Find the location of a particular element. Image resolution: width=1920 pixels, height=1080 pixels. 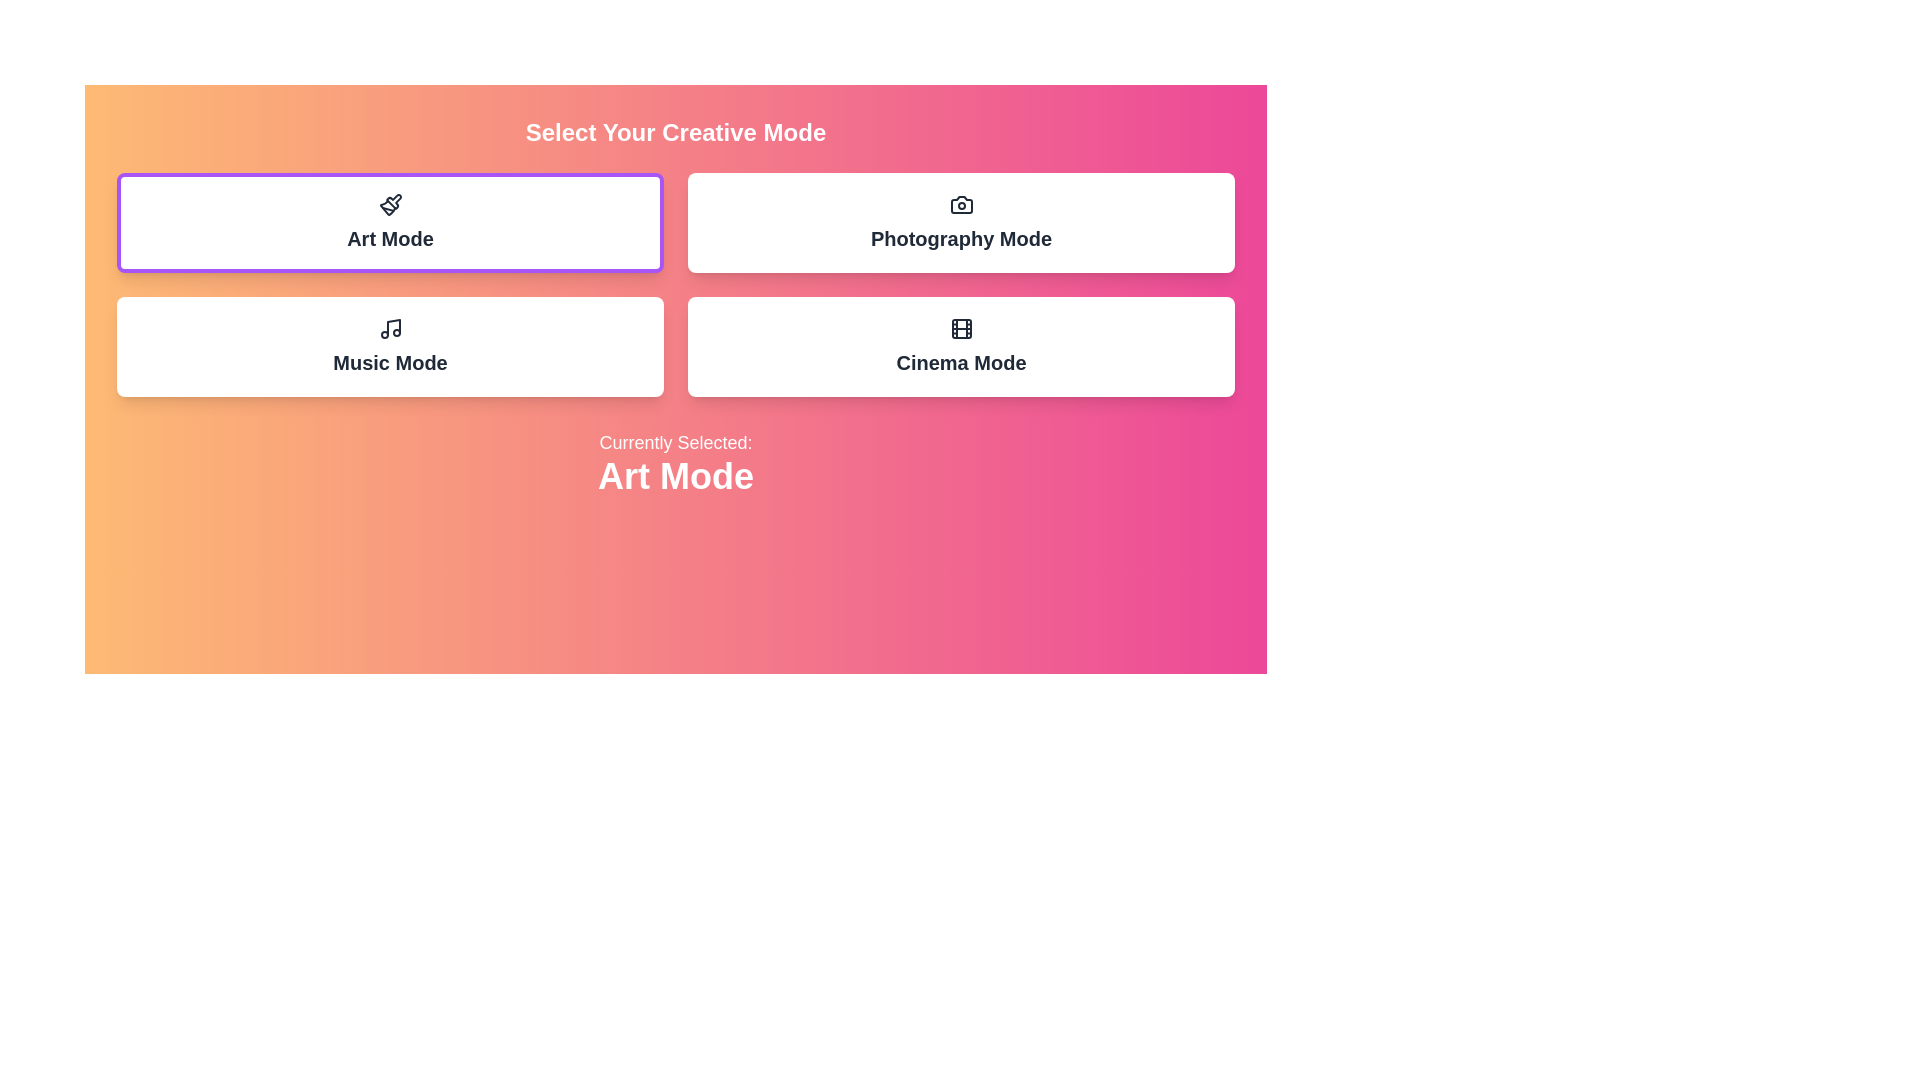

the button corresponding to Photography Mode to select it is located at coordinates (961, 223).